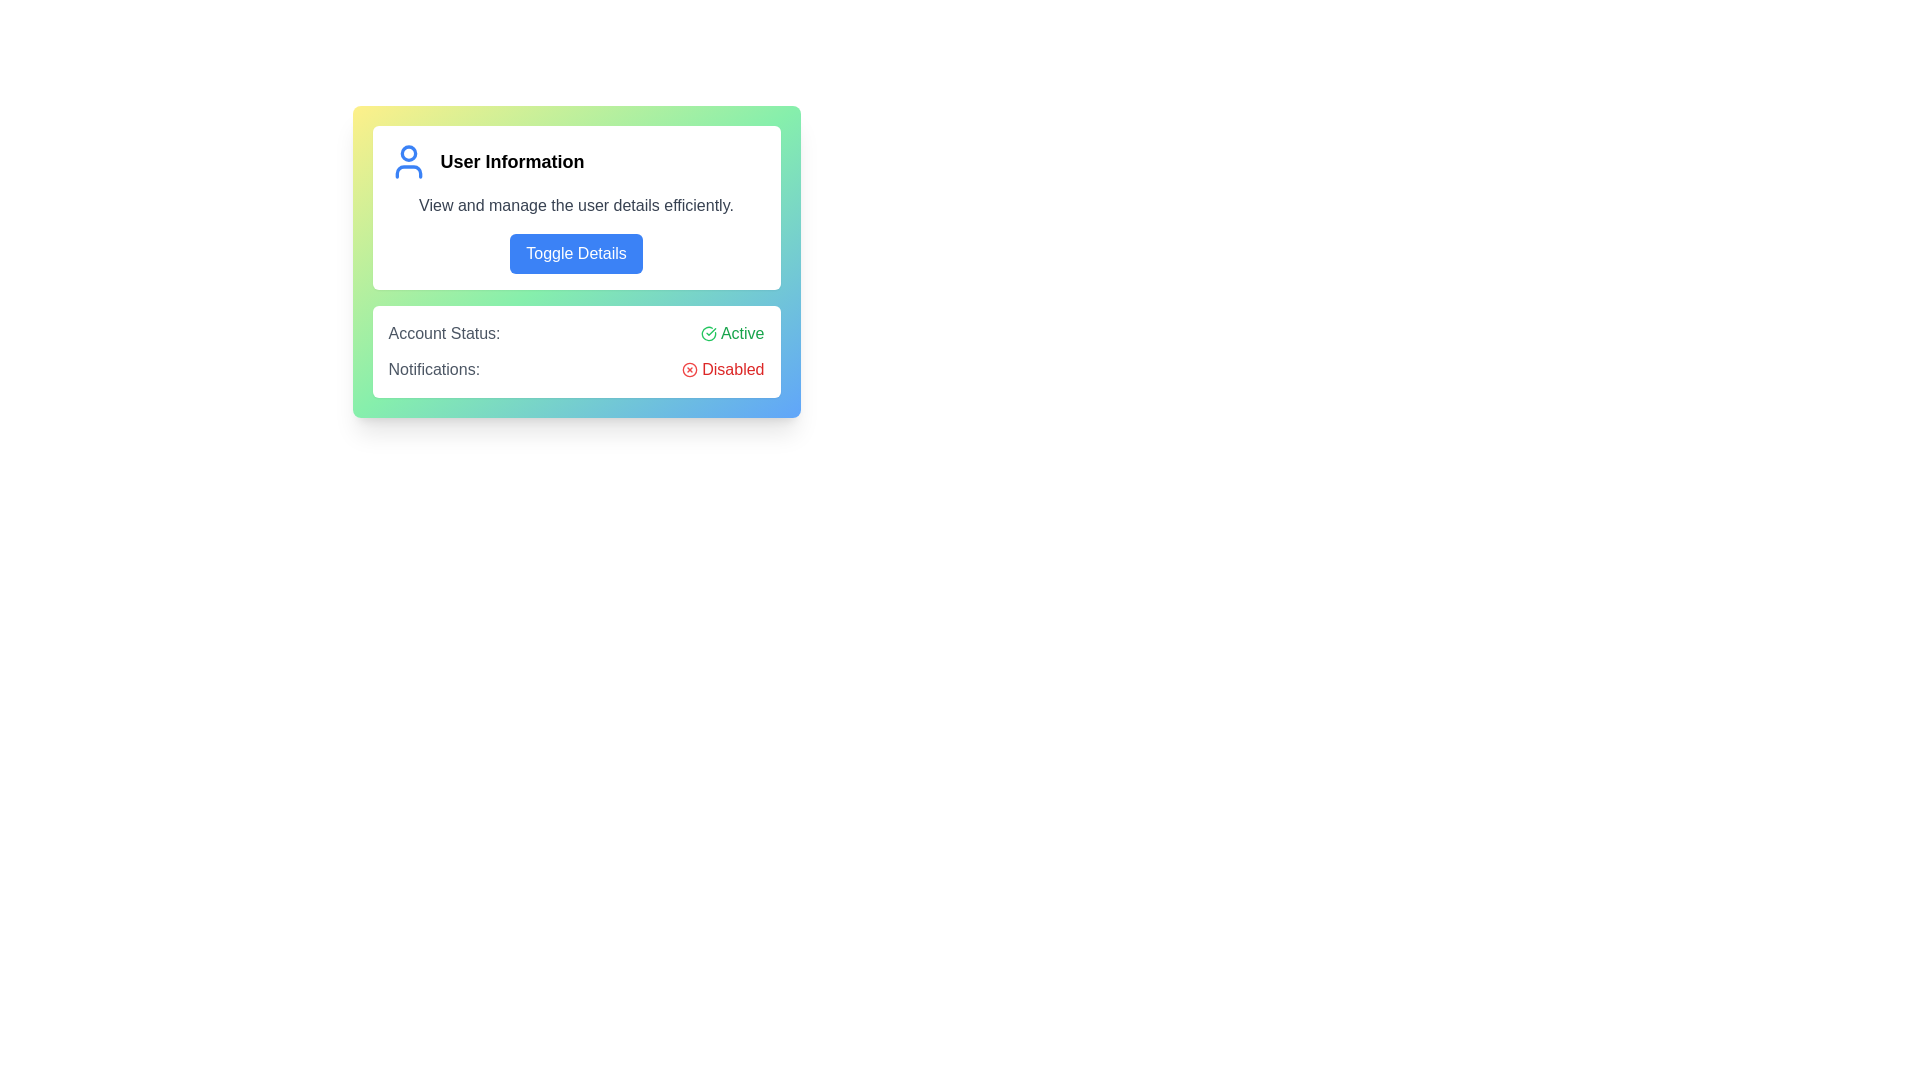 The height and width of the screenshot is (1080, 1920). I want to click on the non-interactive Text Label that indicates the account status as 'Active', located to the right of the green checkmark icon in the account status section of the card layout, so click(741, 333).